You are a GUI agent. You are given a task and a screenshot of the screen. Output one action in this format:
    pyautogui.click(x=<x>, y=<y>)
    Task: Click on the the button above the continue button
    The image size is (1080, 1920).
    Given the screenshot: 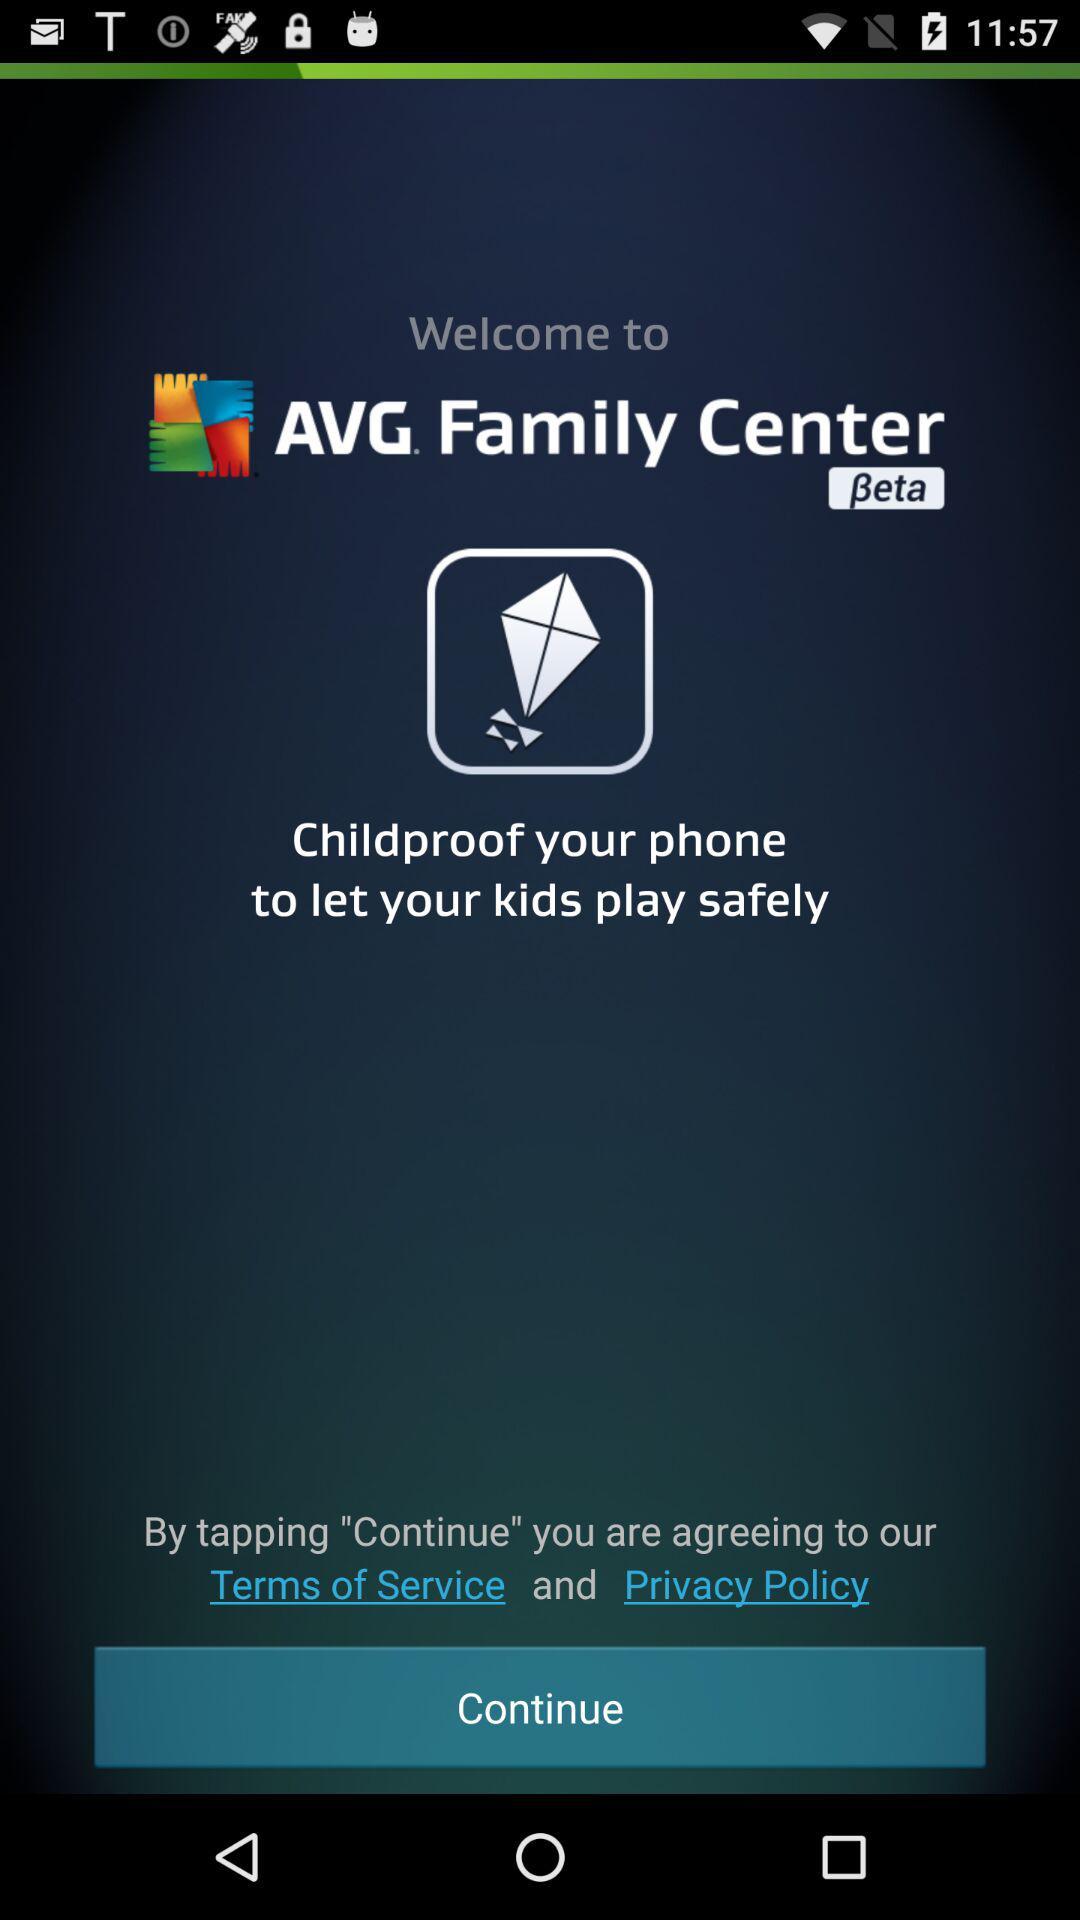 What is the action you would take?
    pyautogui.click(x=356, y=1582)
    